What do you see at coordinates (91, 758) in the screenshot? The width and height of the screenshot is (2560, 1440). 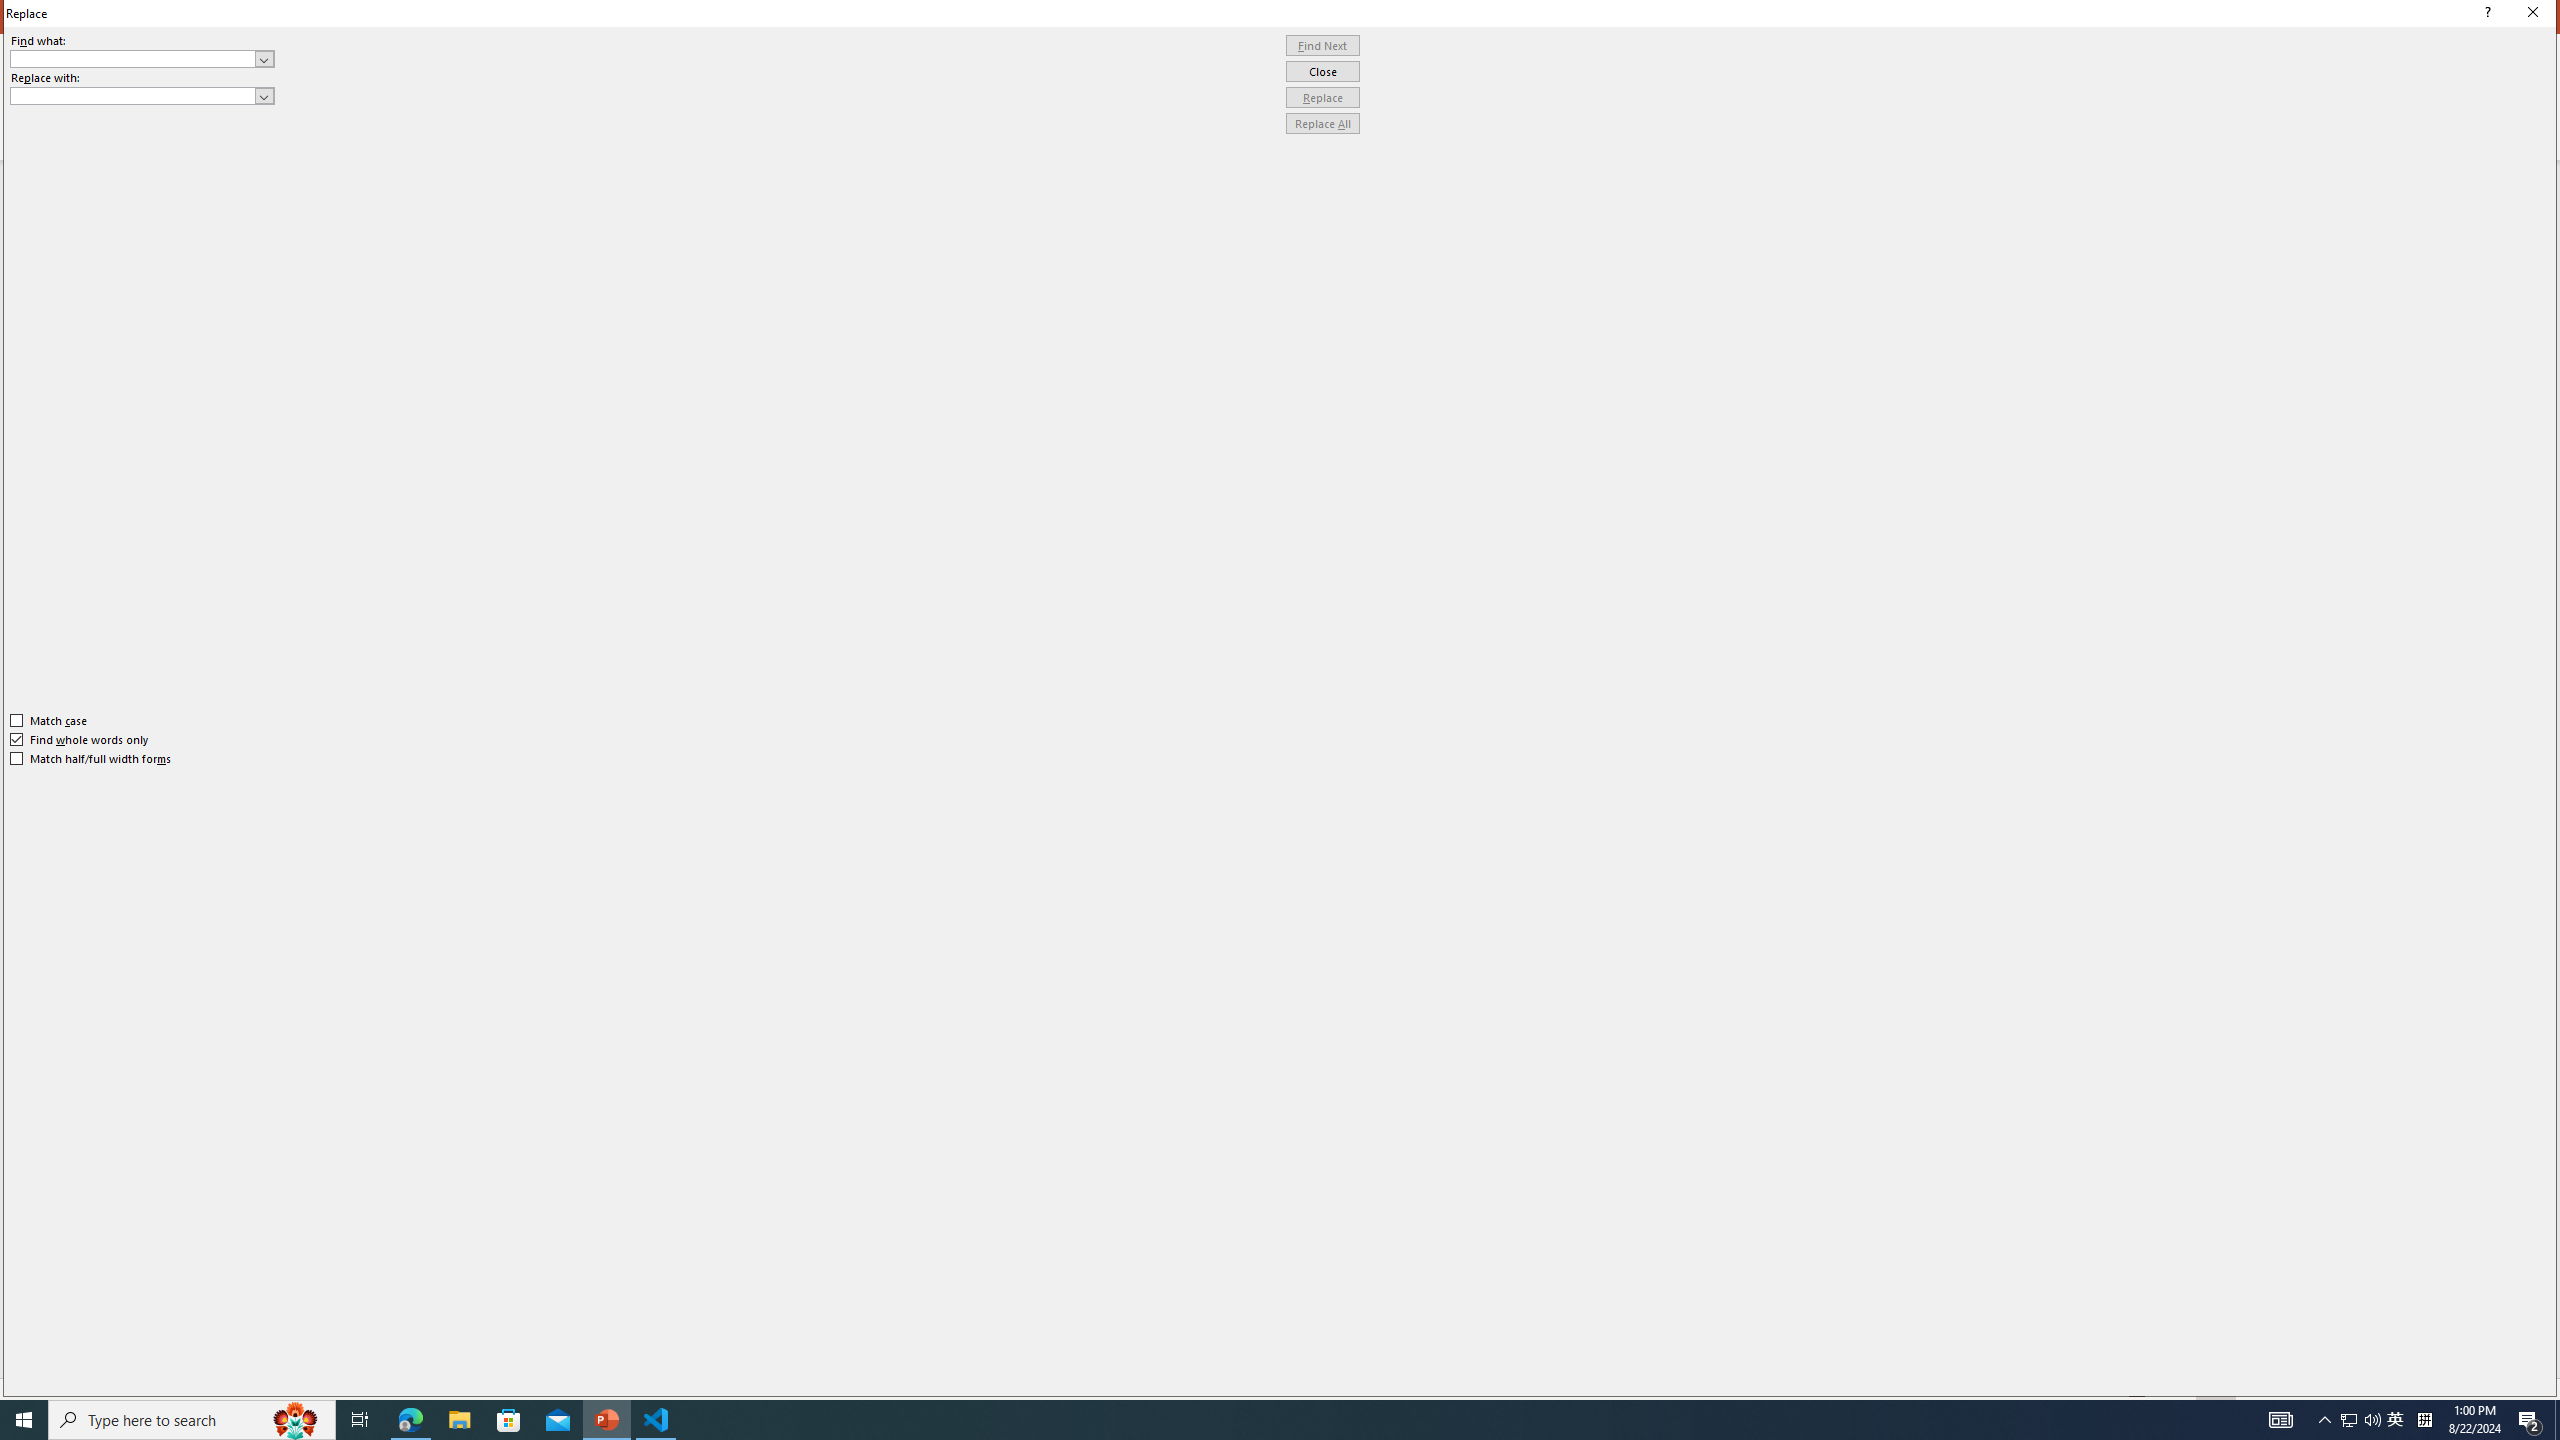 I see `'Match half/full width forms'` at bounding box center [91, 758].